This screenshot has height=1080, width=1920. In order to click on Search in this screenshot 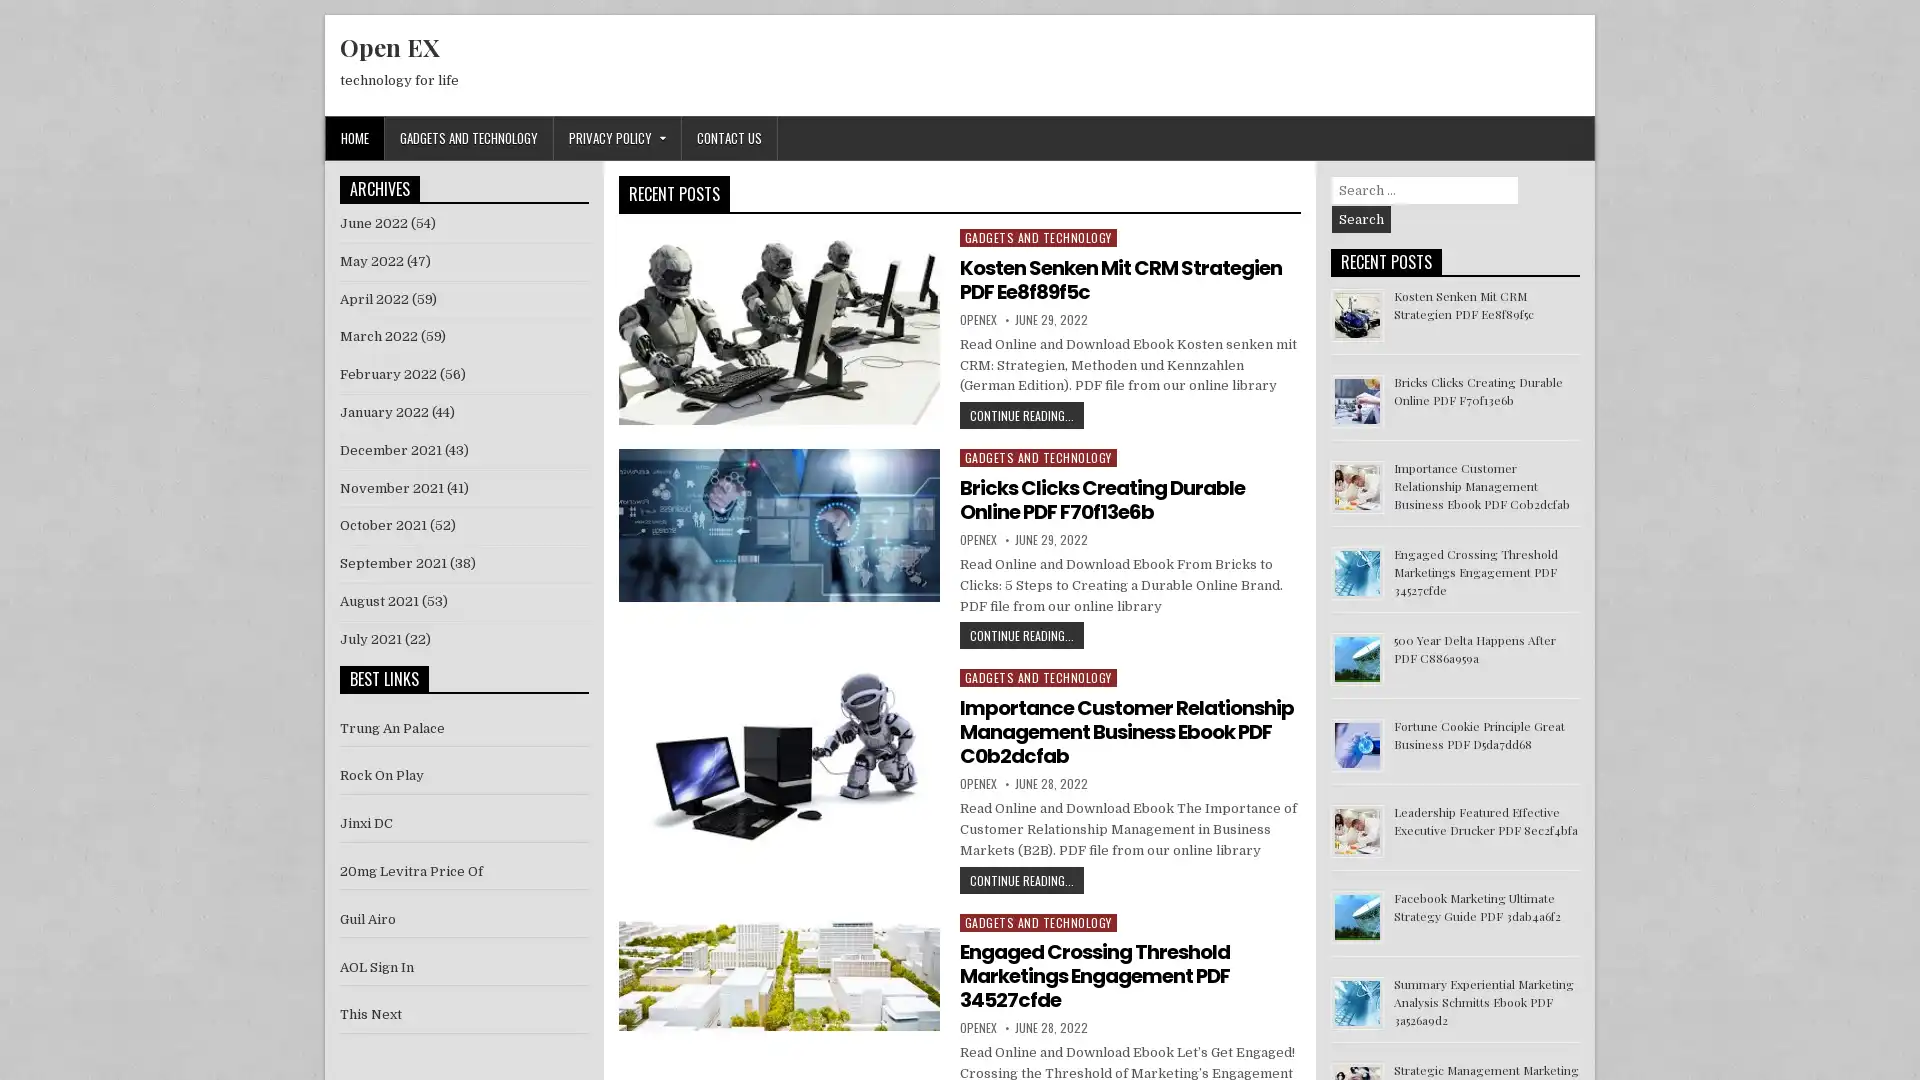, I will do `click(1360, 219)`.